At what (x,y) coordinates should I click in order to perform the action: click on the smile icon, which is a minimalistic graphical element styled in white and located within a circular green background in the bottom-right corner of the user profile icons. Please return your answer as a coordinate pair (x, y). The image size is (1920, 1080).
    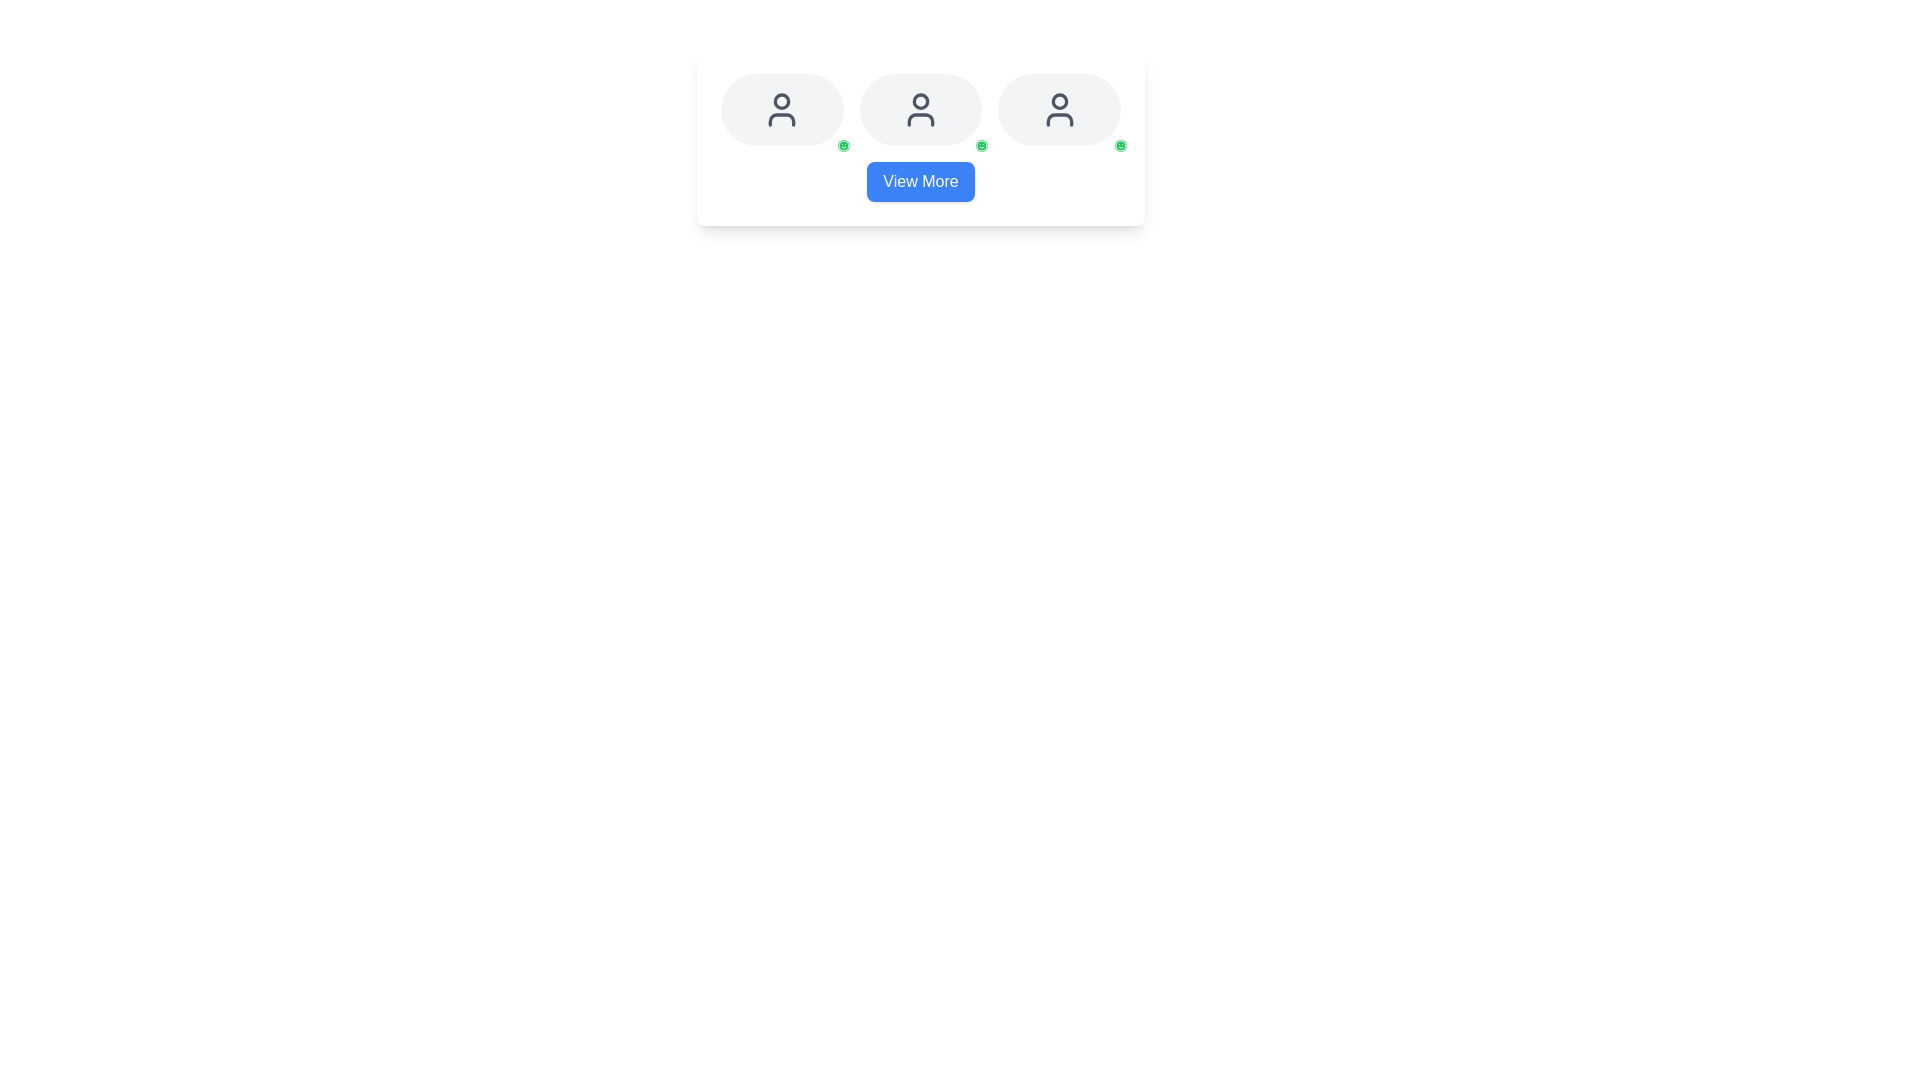
    Looking at the image, I should click on (982, 145).